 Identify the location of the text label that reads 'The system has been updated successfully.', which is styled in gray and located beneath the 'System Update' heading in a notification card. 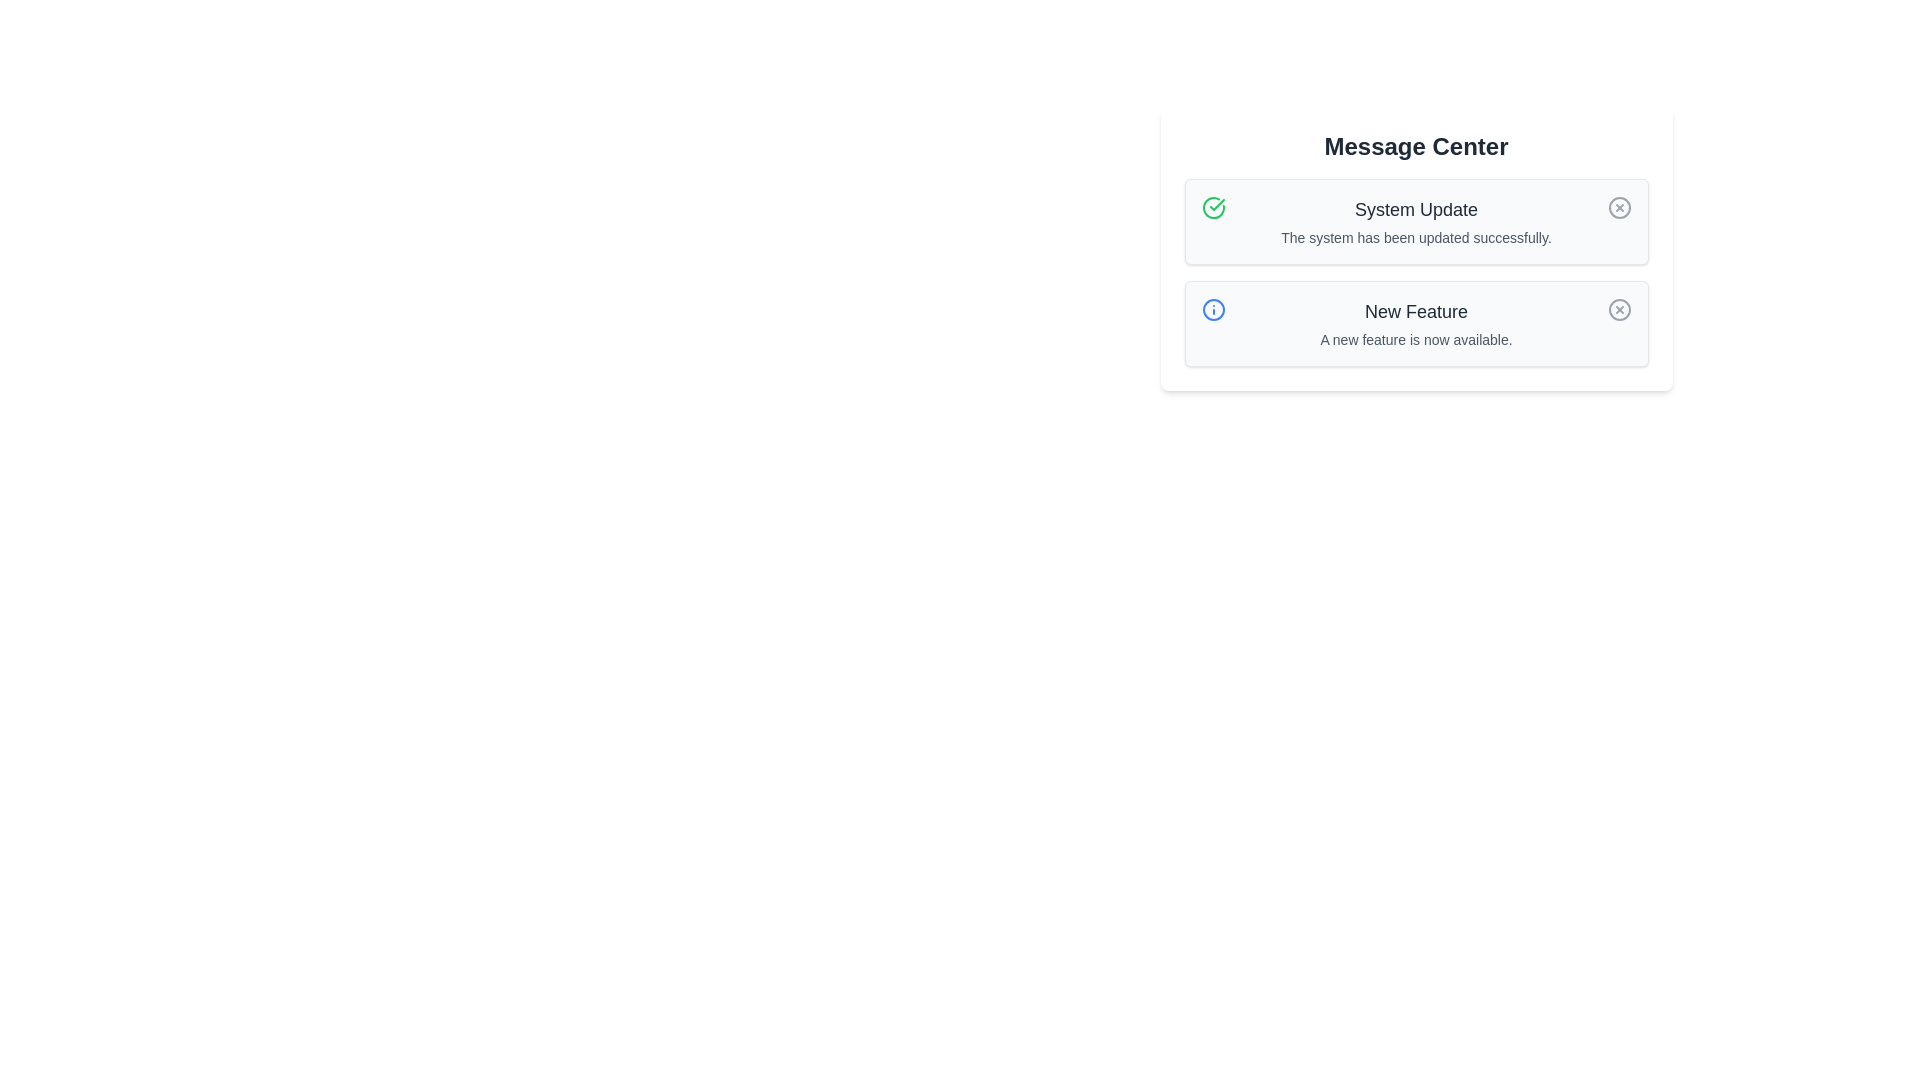
(1415, 237).